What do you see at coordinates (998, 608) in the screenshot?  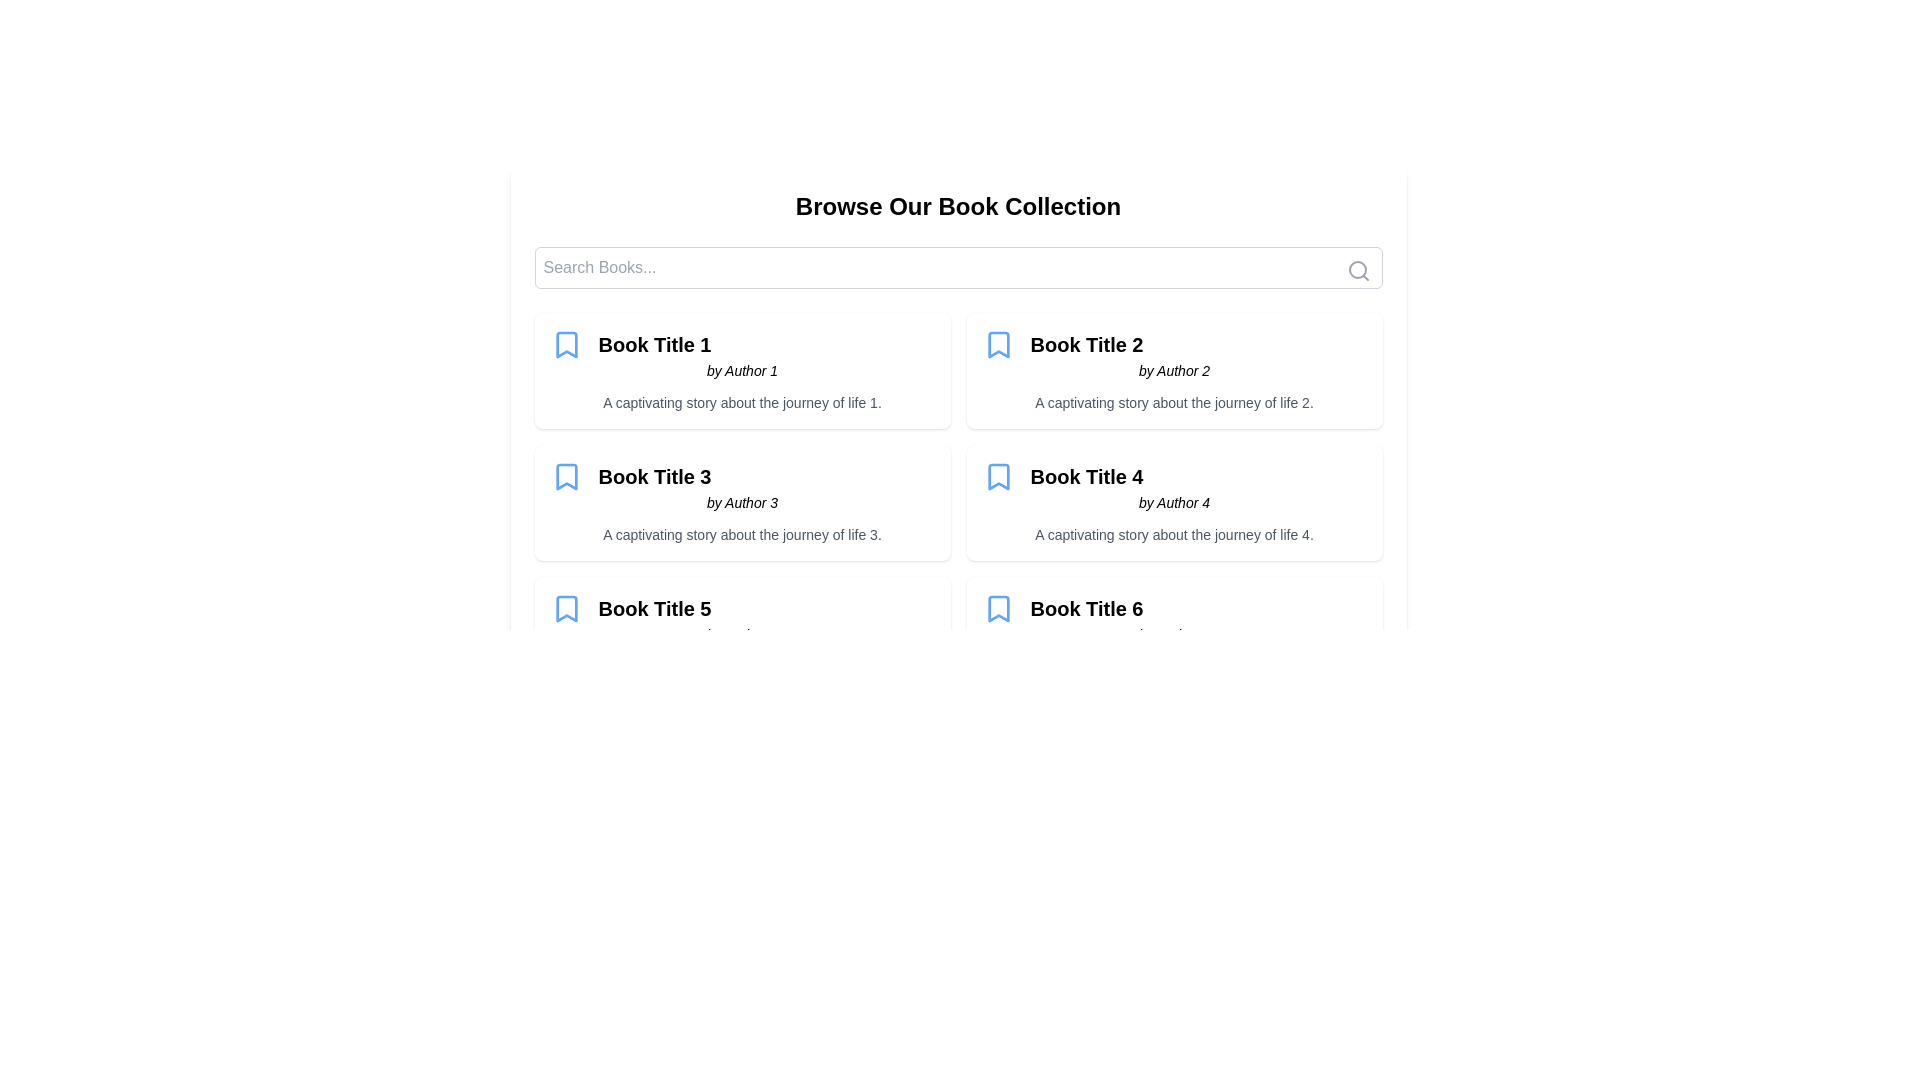 I see `the 'favorite' or 'bookmark' icon associated with 'Book Title 6', located on the right-hand side of the second row in a two-column grid layout` at bounding box center [998, 608].